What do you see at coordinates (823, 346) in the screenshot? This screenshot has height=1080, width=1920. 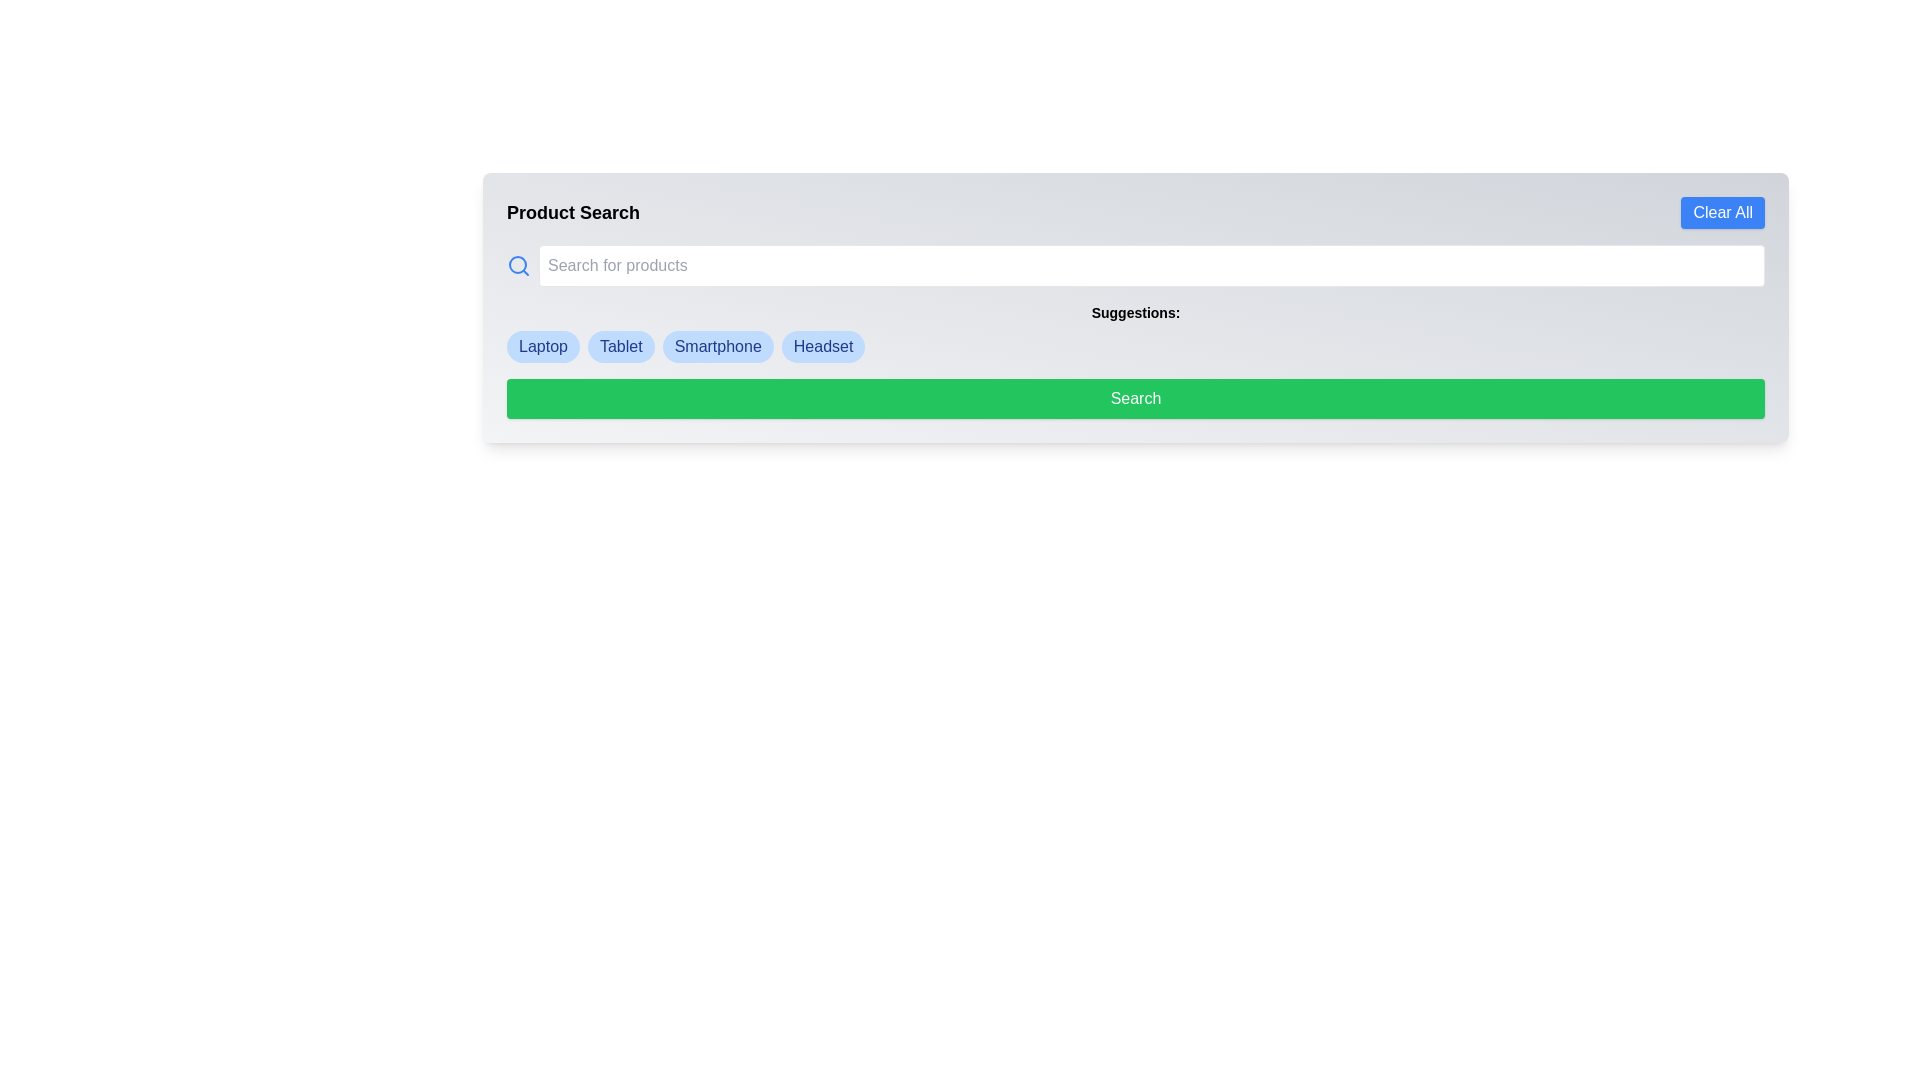 I see `the 'Headset' selectable category tag located in the fourth position of a horizontal list of tags, which includes 'Laptop,' 'Tablet,' 'Smartphone,' and 'Headset.'` at bounding box center [823, 346].